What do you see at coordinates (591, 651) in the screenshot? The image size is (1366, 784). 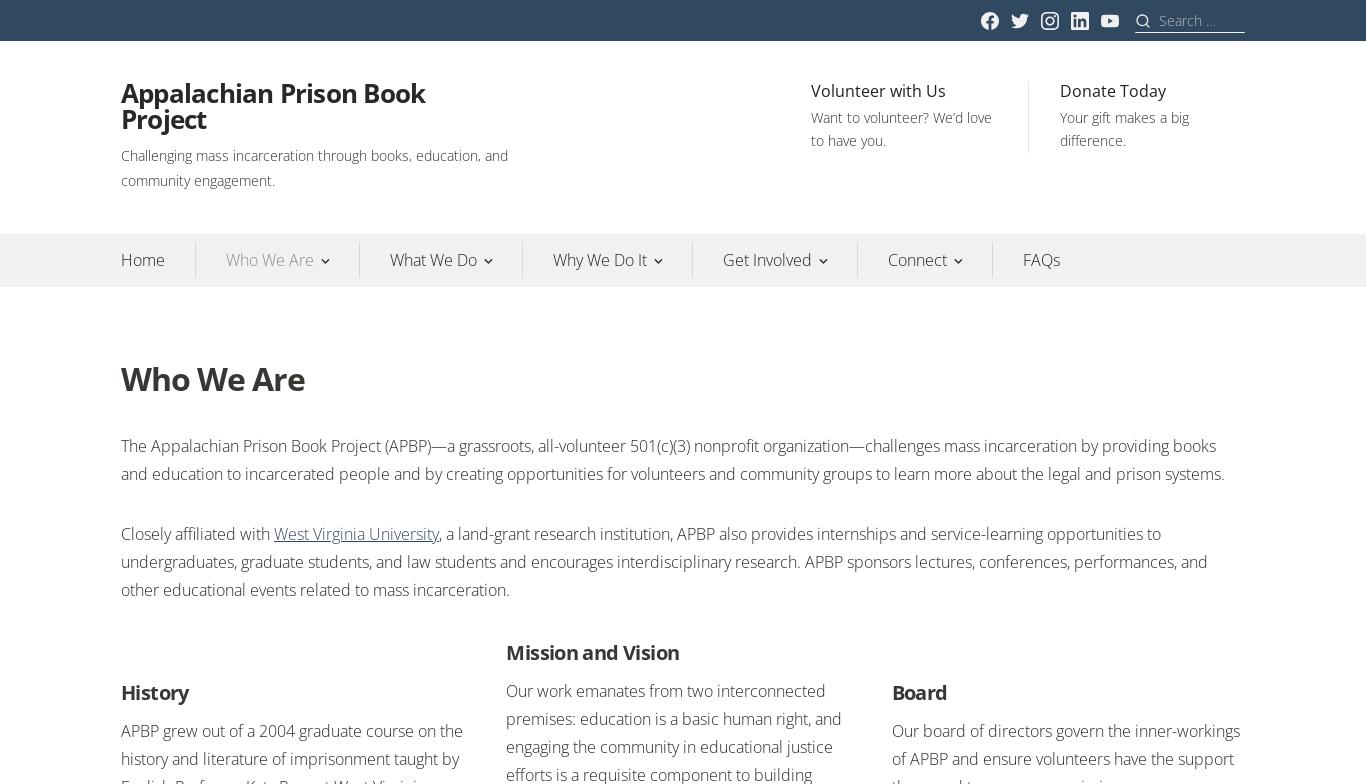 I see `'Mission and Vision'` at bounding box center [591, 651].